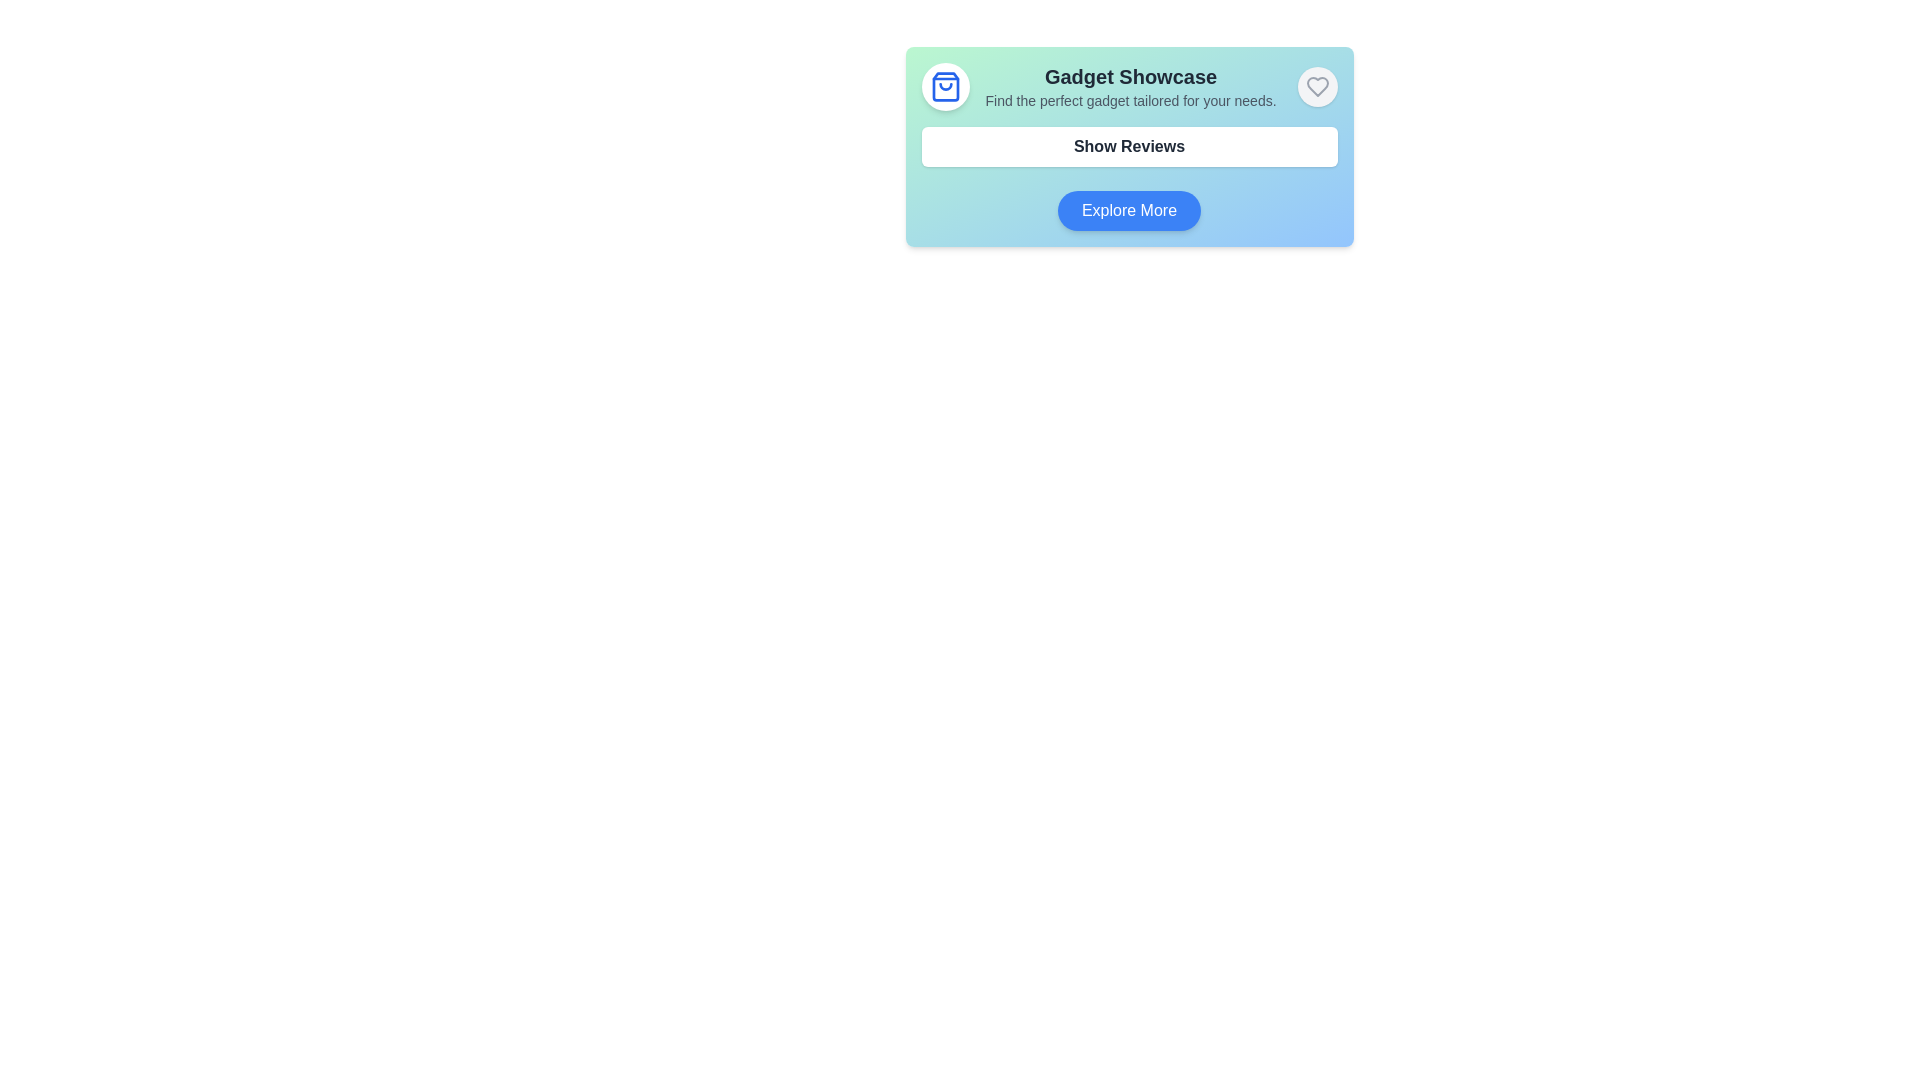  What do you see at coordinates (1129, 145) in the screenshot?
I see `the informational and interactive panel promoting gadgets, which includes a title, subtitle, and call-to-action buttons` at bounding box center [1129, 145].